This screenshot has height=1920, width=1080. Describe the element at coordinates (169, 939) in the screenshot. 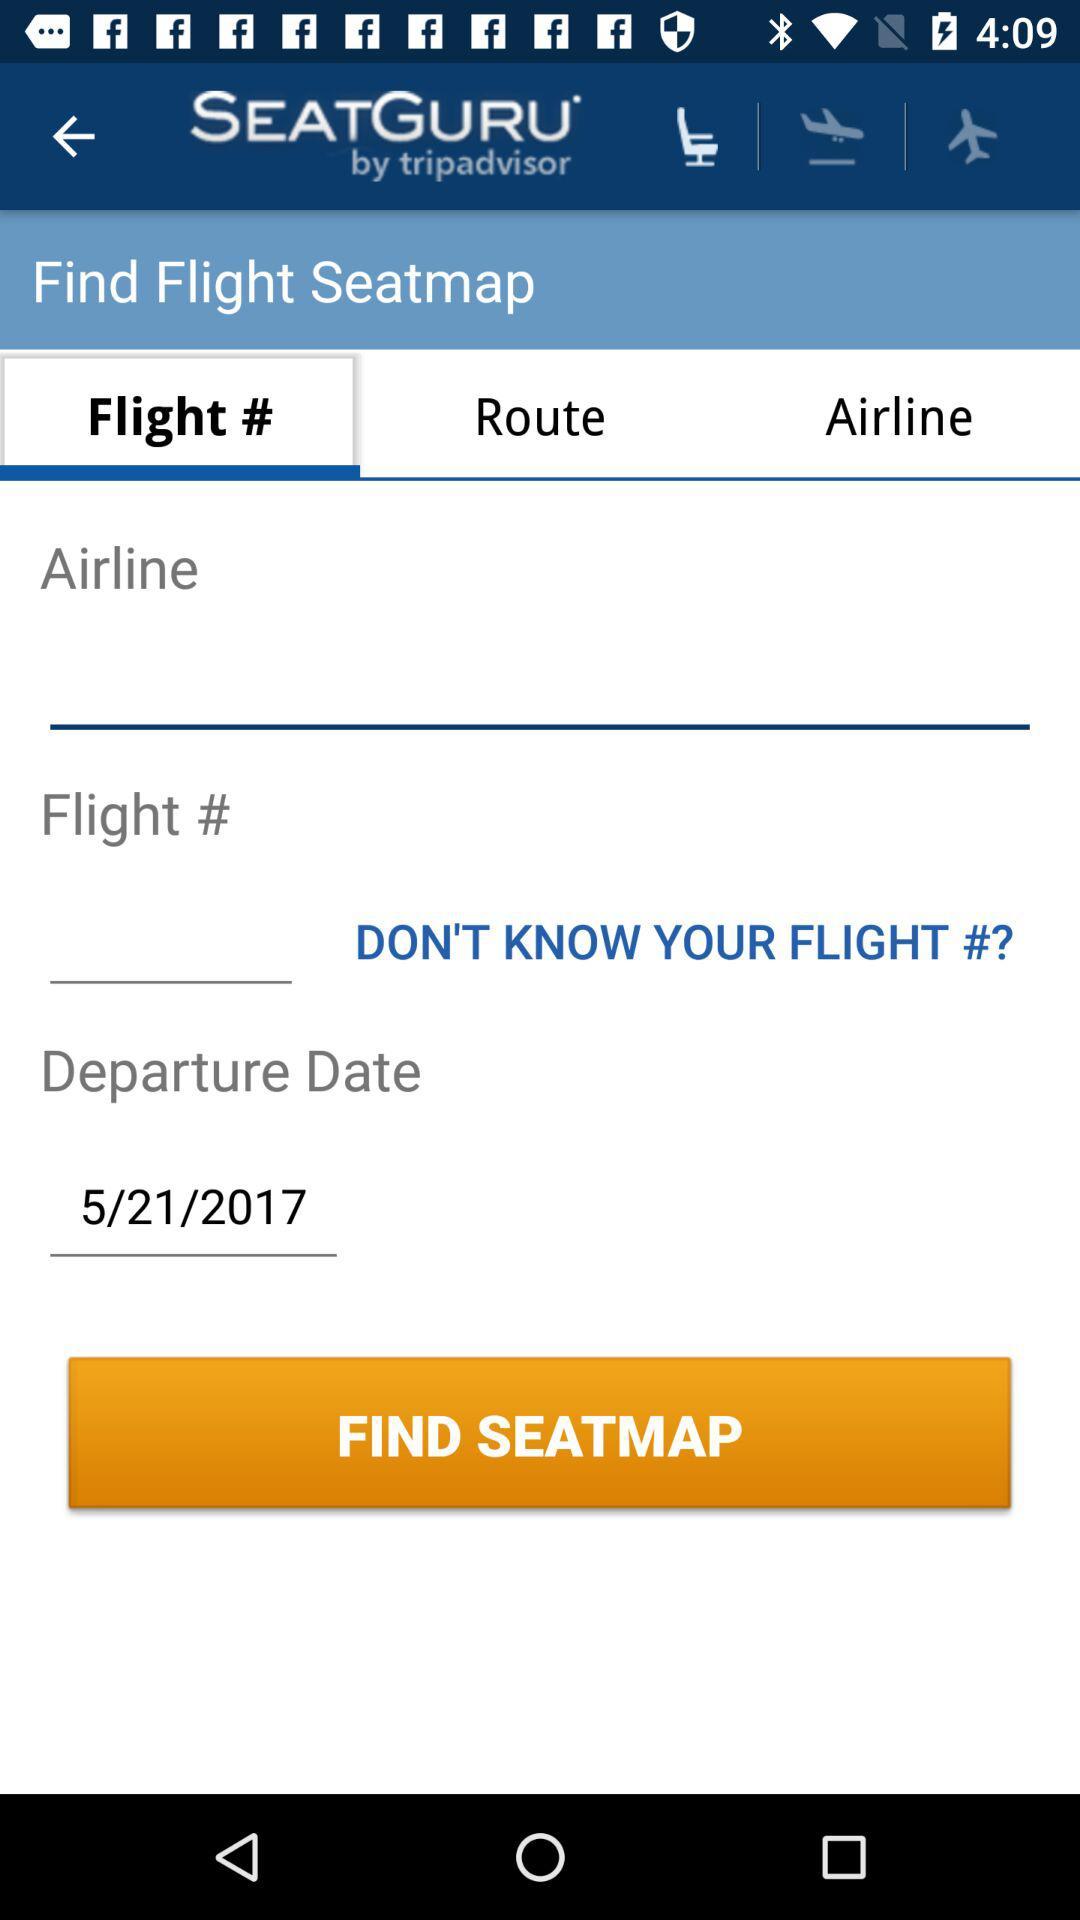

I see `type the text bar` at that location.